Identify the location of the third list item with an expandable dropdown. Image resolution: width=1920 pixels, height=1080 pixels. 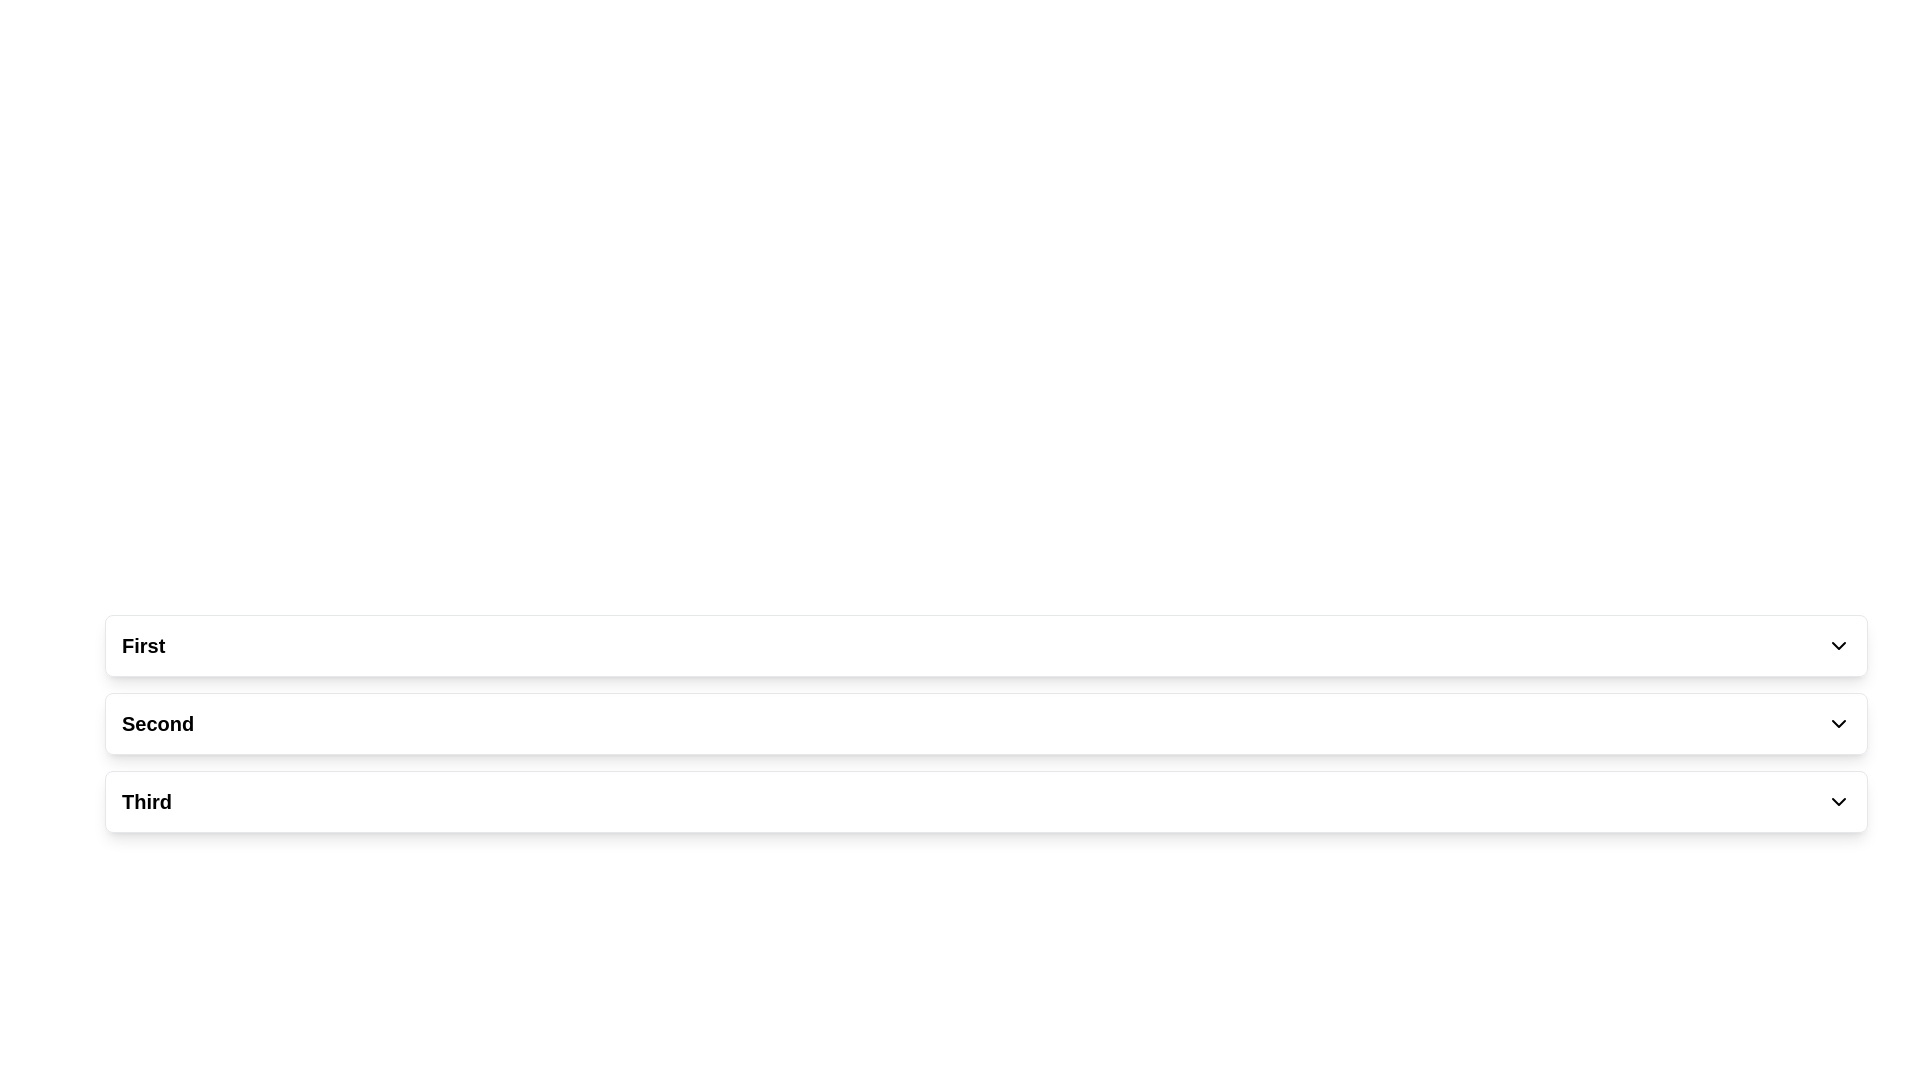
(986, 801).